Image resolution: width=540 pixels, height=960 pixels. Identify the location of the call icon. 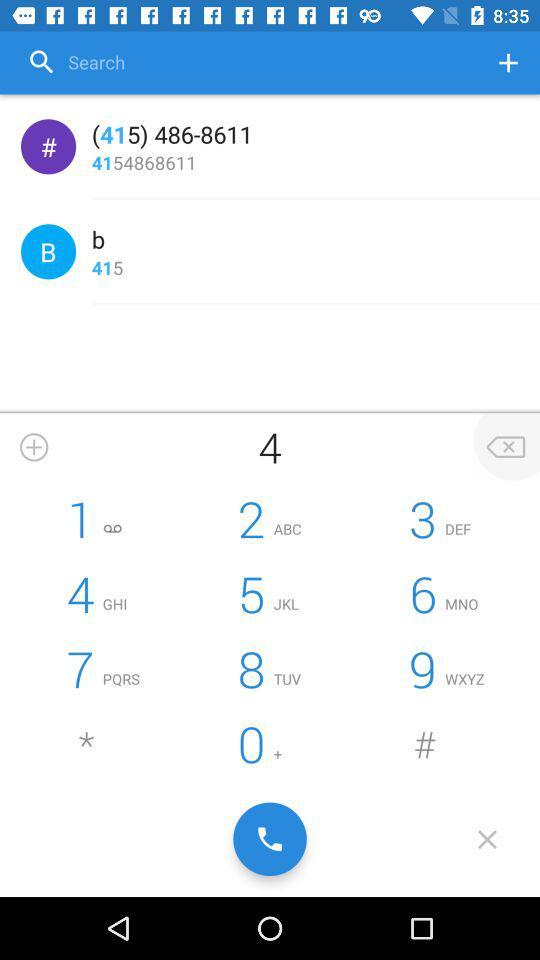
(270, 839).